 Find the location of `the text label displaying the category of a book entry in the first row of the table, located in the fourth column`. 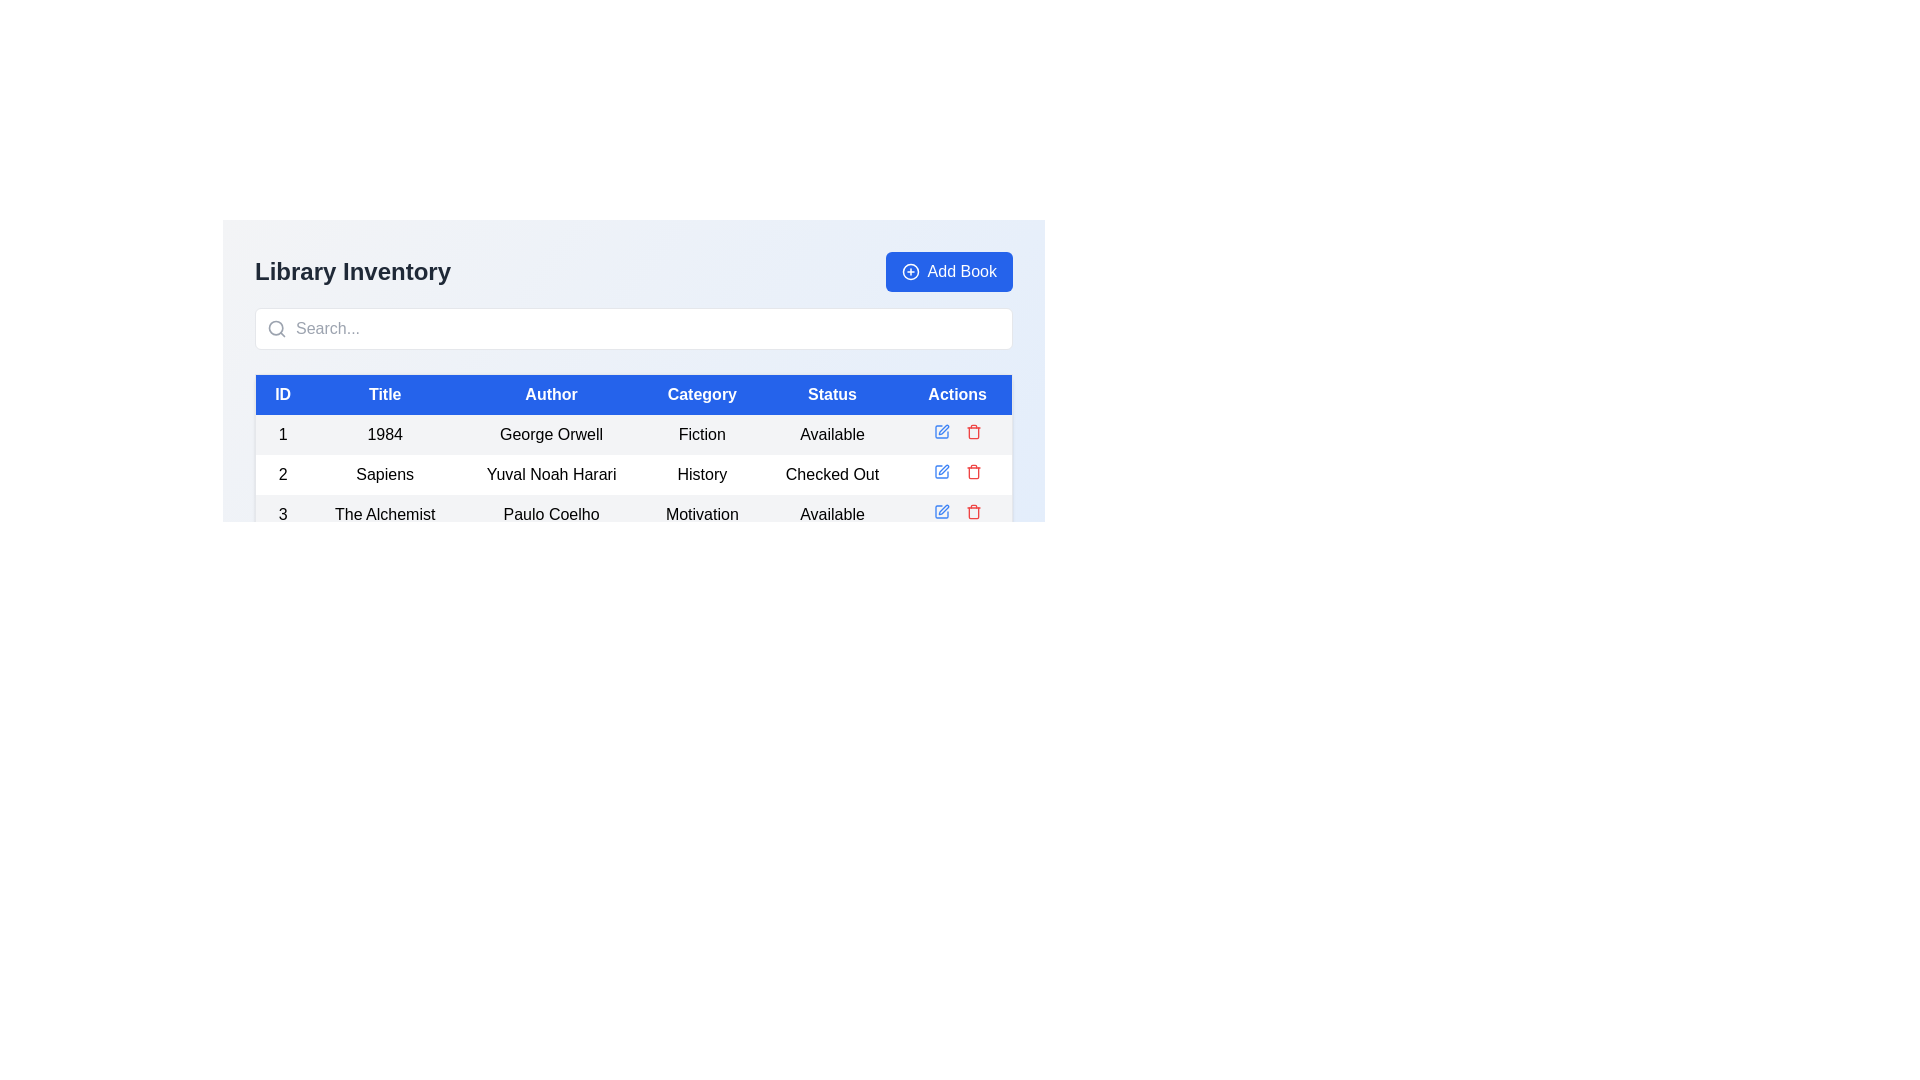

the text label displaying the category of a book entry in the first row of the table, located in the fourth column is located at coordinates (702, 434).